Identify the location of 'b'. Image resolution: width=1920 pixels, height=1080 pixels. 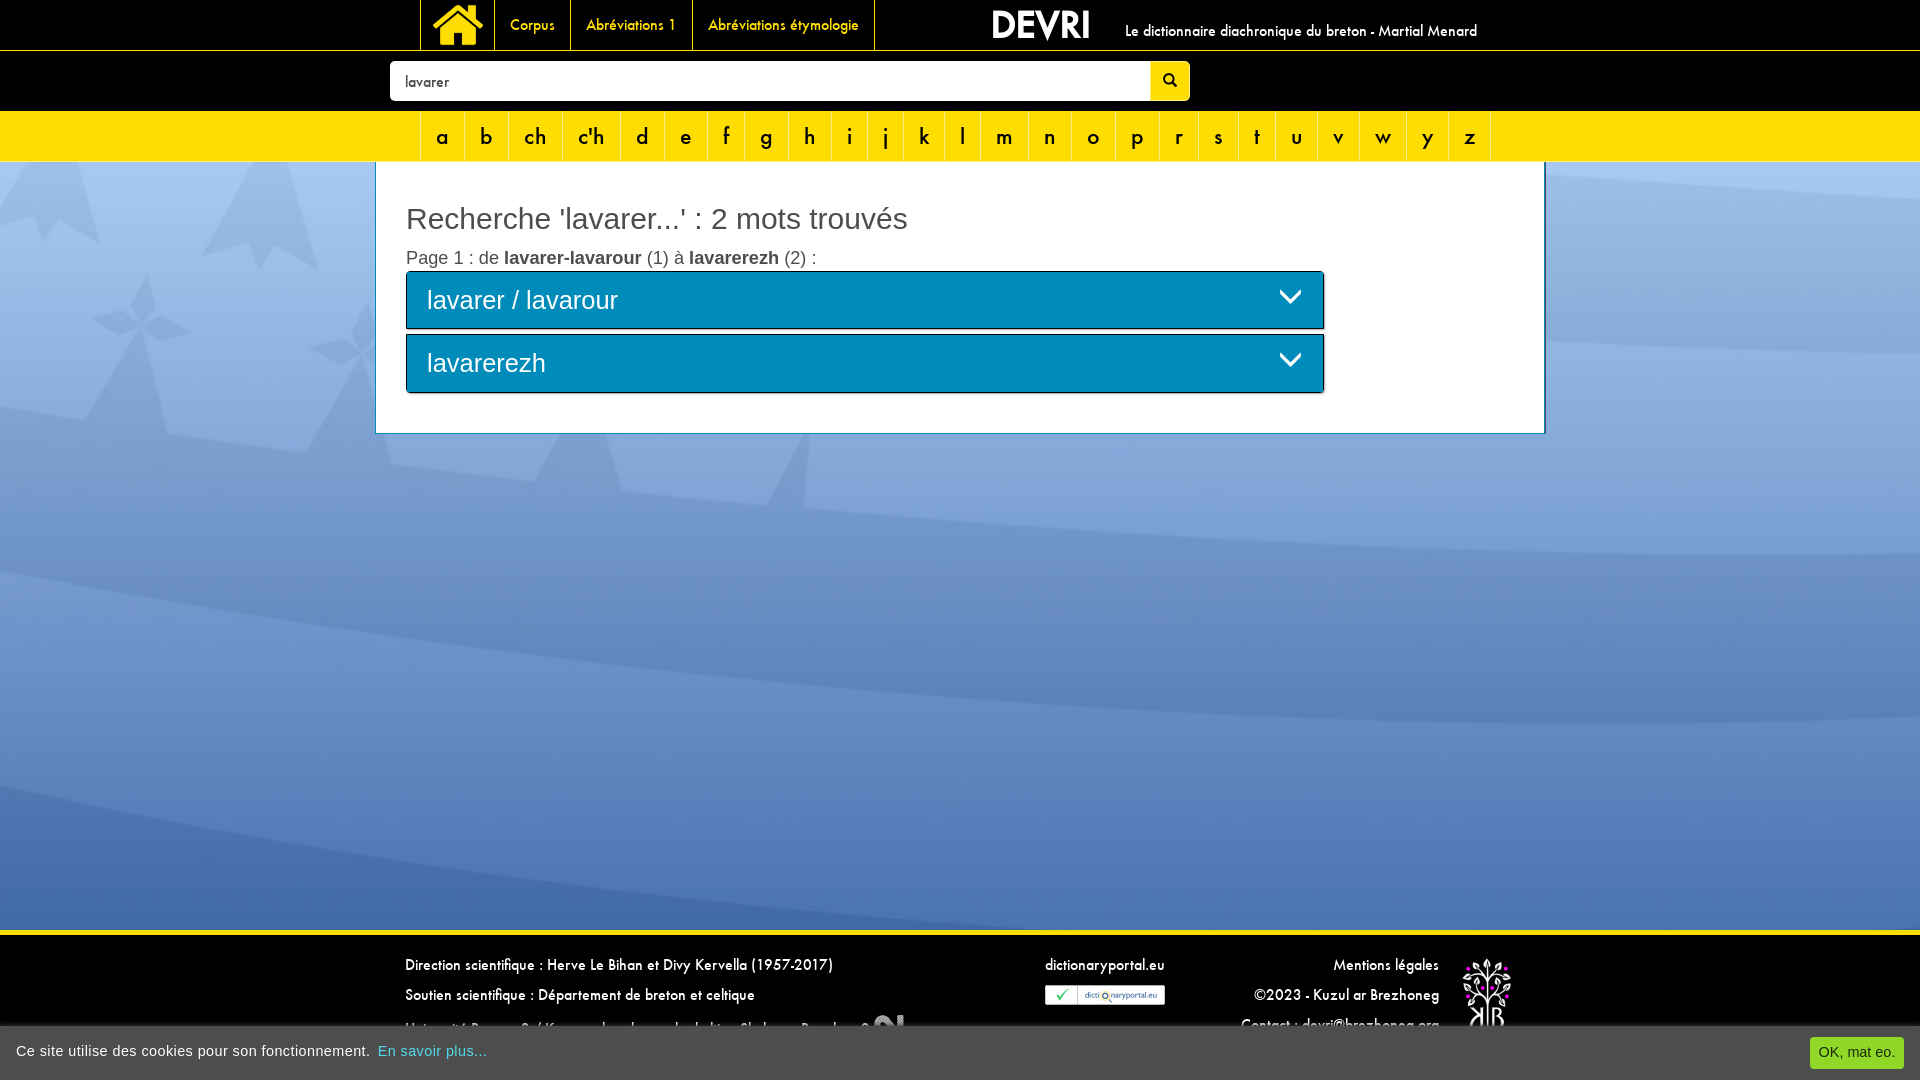
(486, 135).